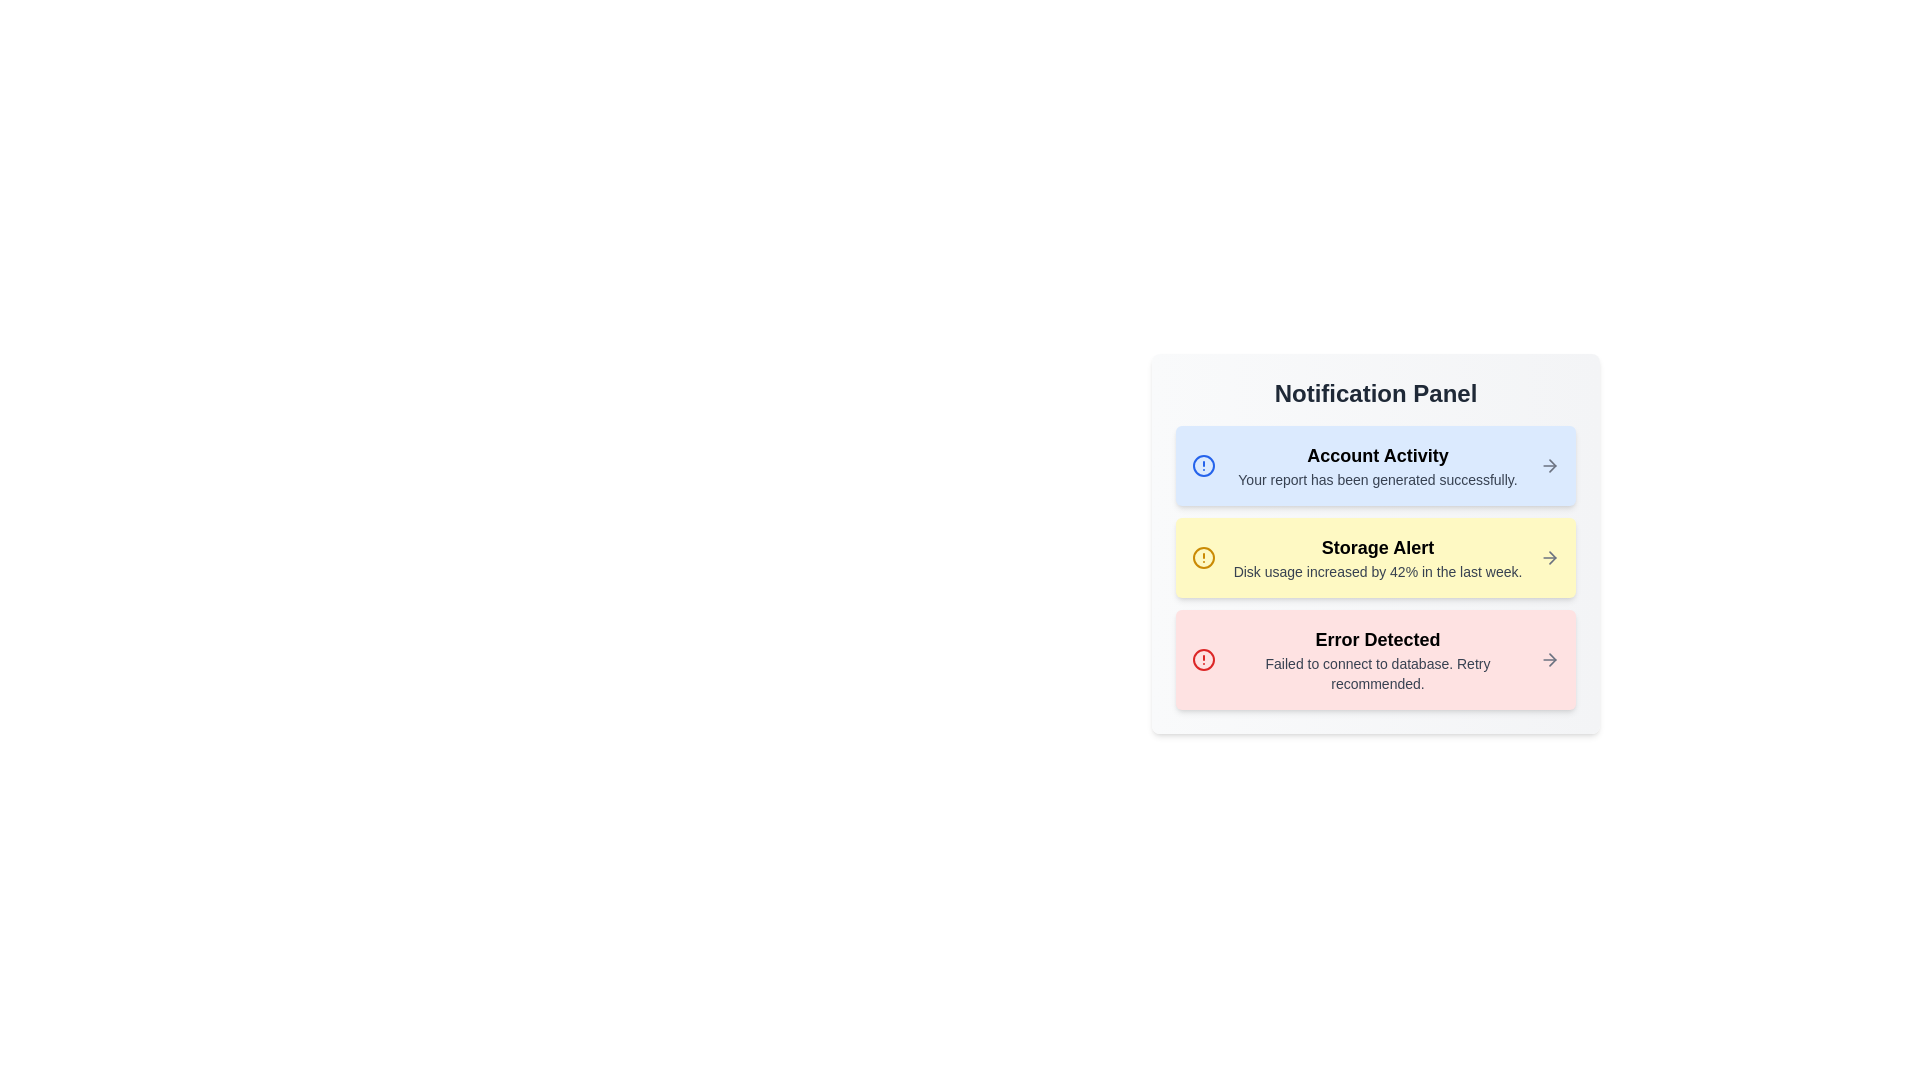 The image size is (1920, 1080). Describe the element at coordinates (1231, 532) in the screenshot. I see `the text of the notification titled 'Storage Alert'` at that location.